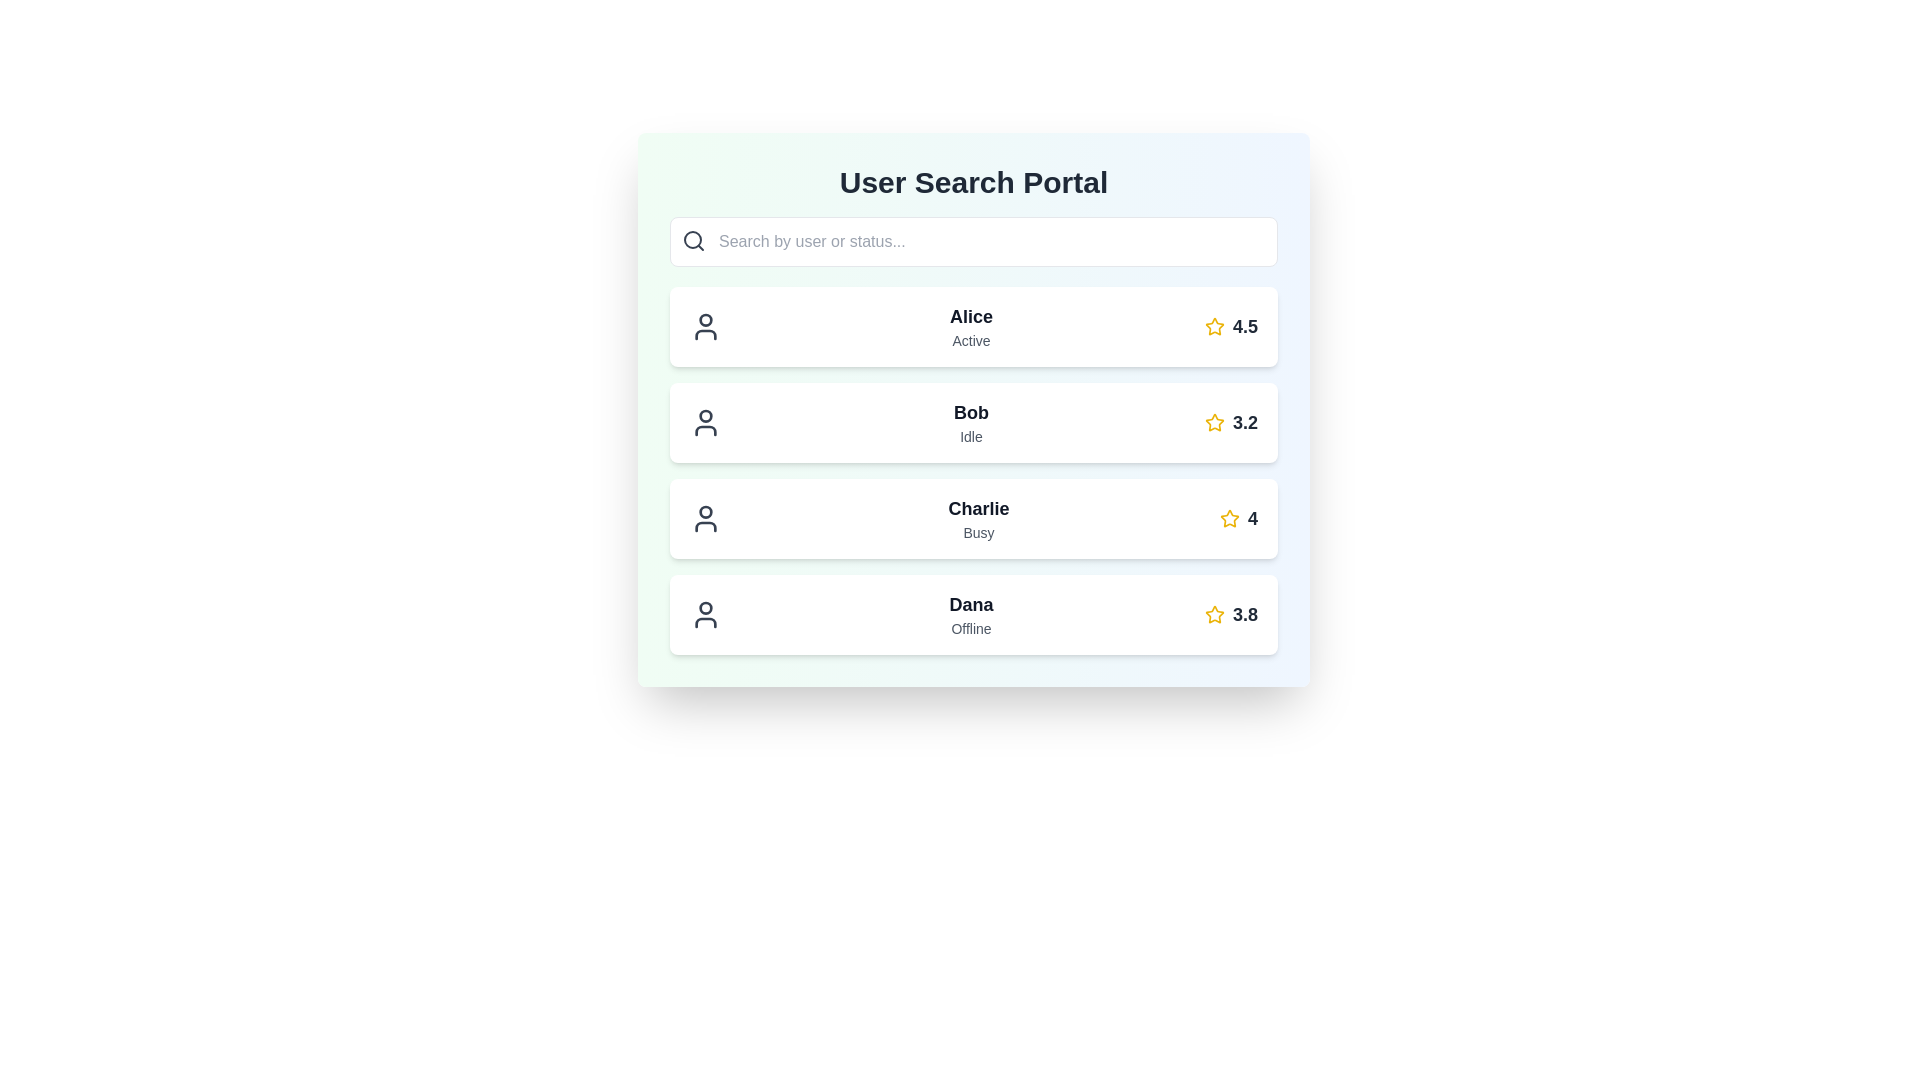  Describe the element at coordinates (979, 518) in the screenshot. I see `text displayed as 'Charlie' in bold and 'Busy' in a lighter font, which is centrally aligned in the third row of user cards` at that location.